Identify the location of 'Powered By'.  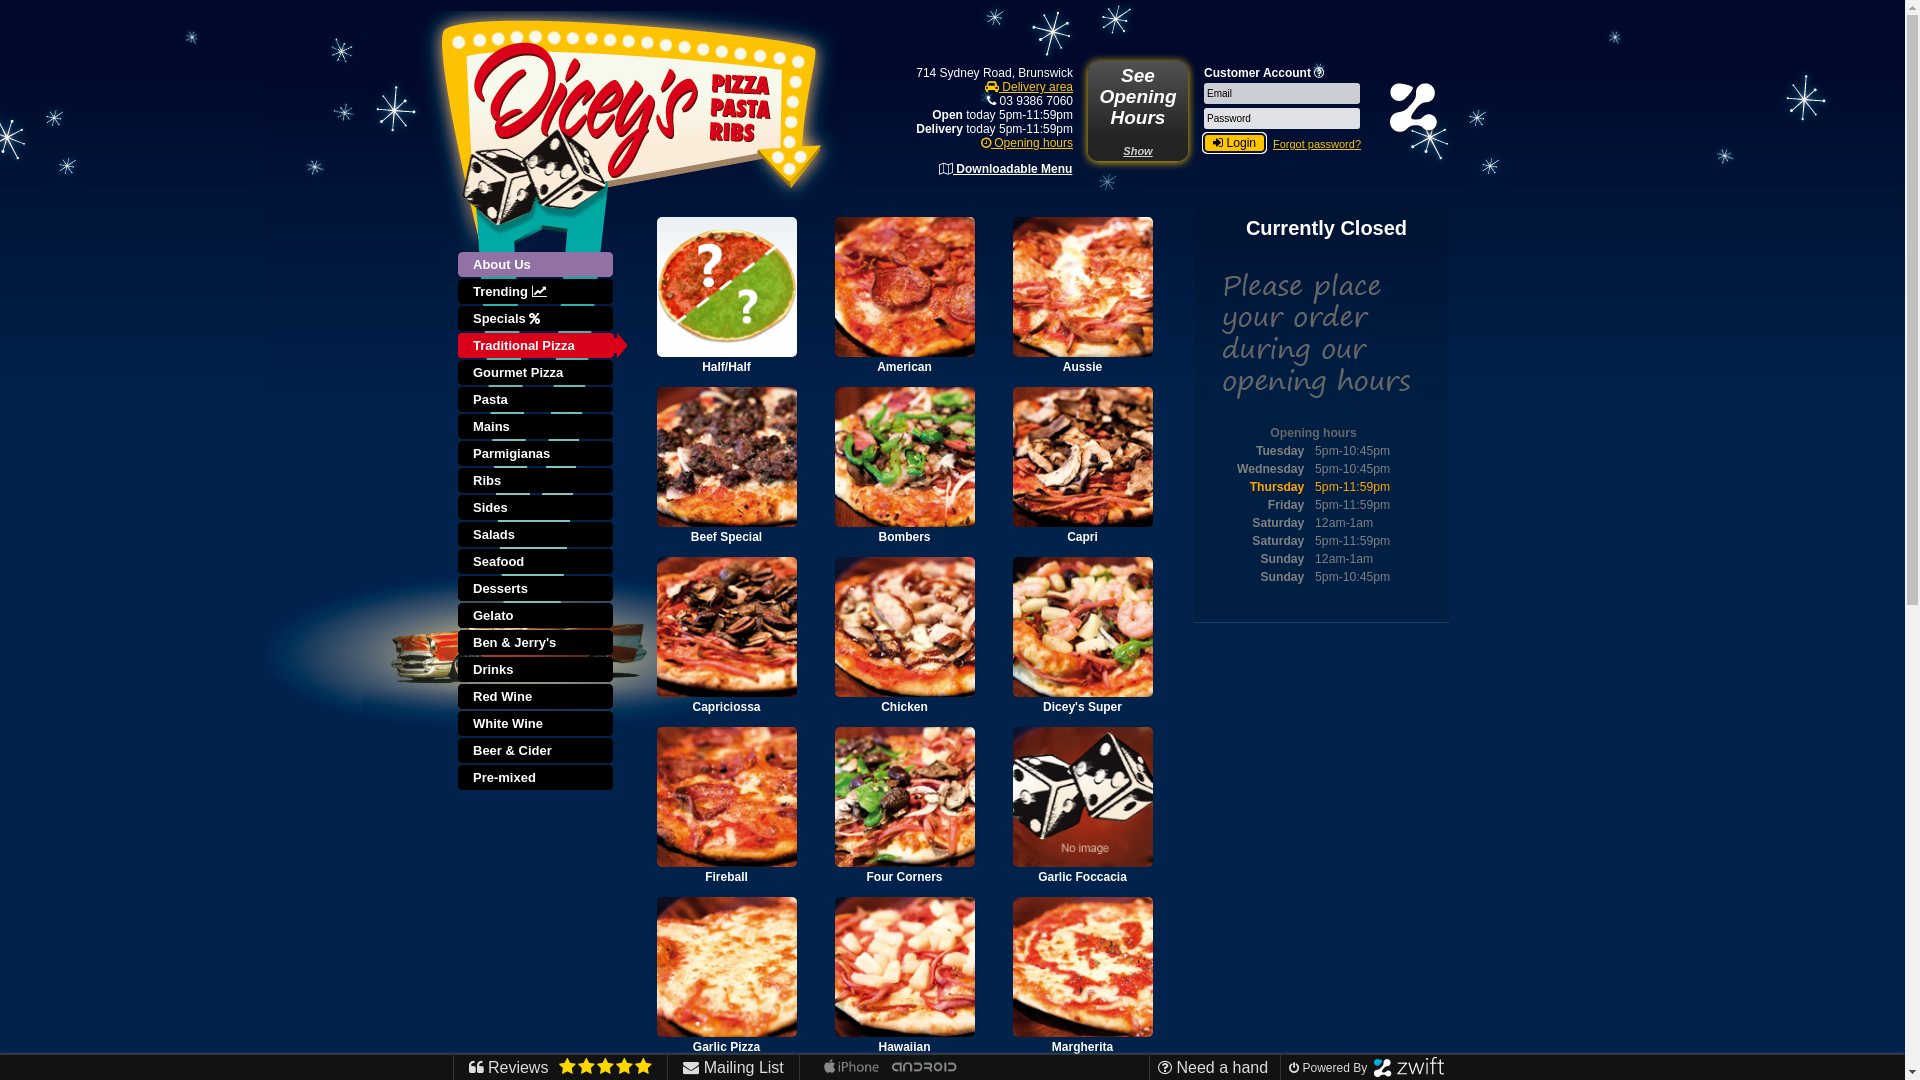
(1289, 1067).